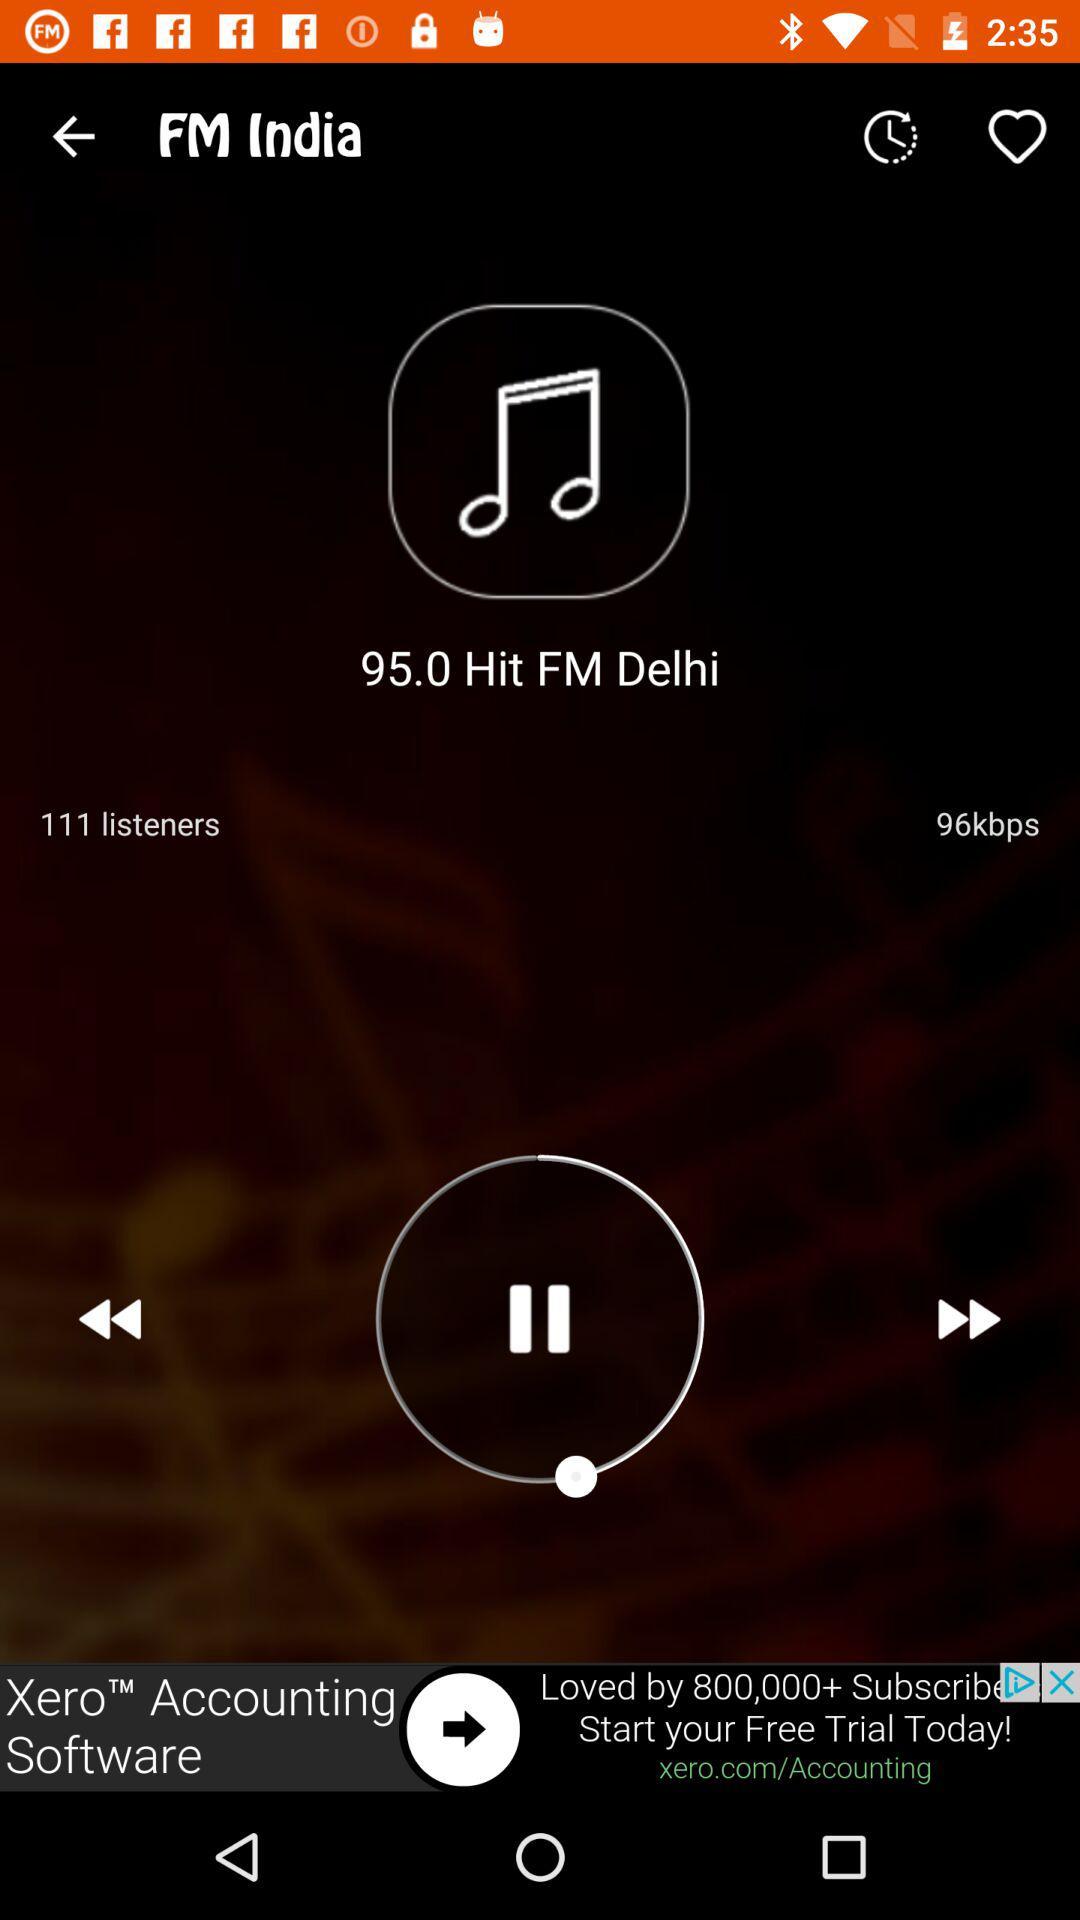 This screenshot has width=1080, height=1920. Describe the element at coordinates (538, 1318) in the screenshot. I see `pause` at that location.